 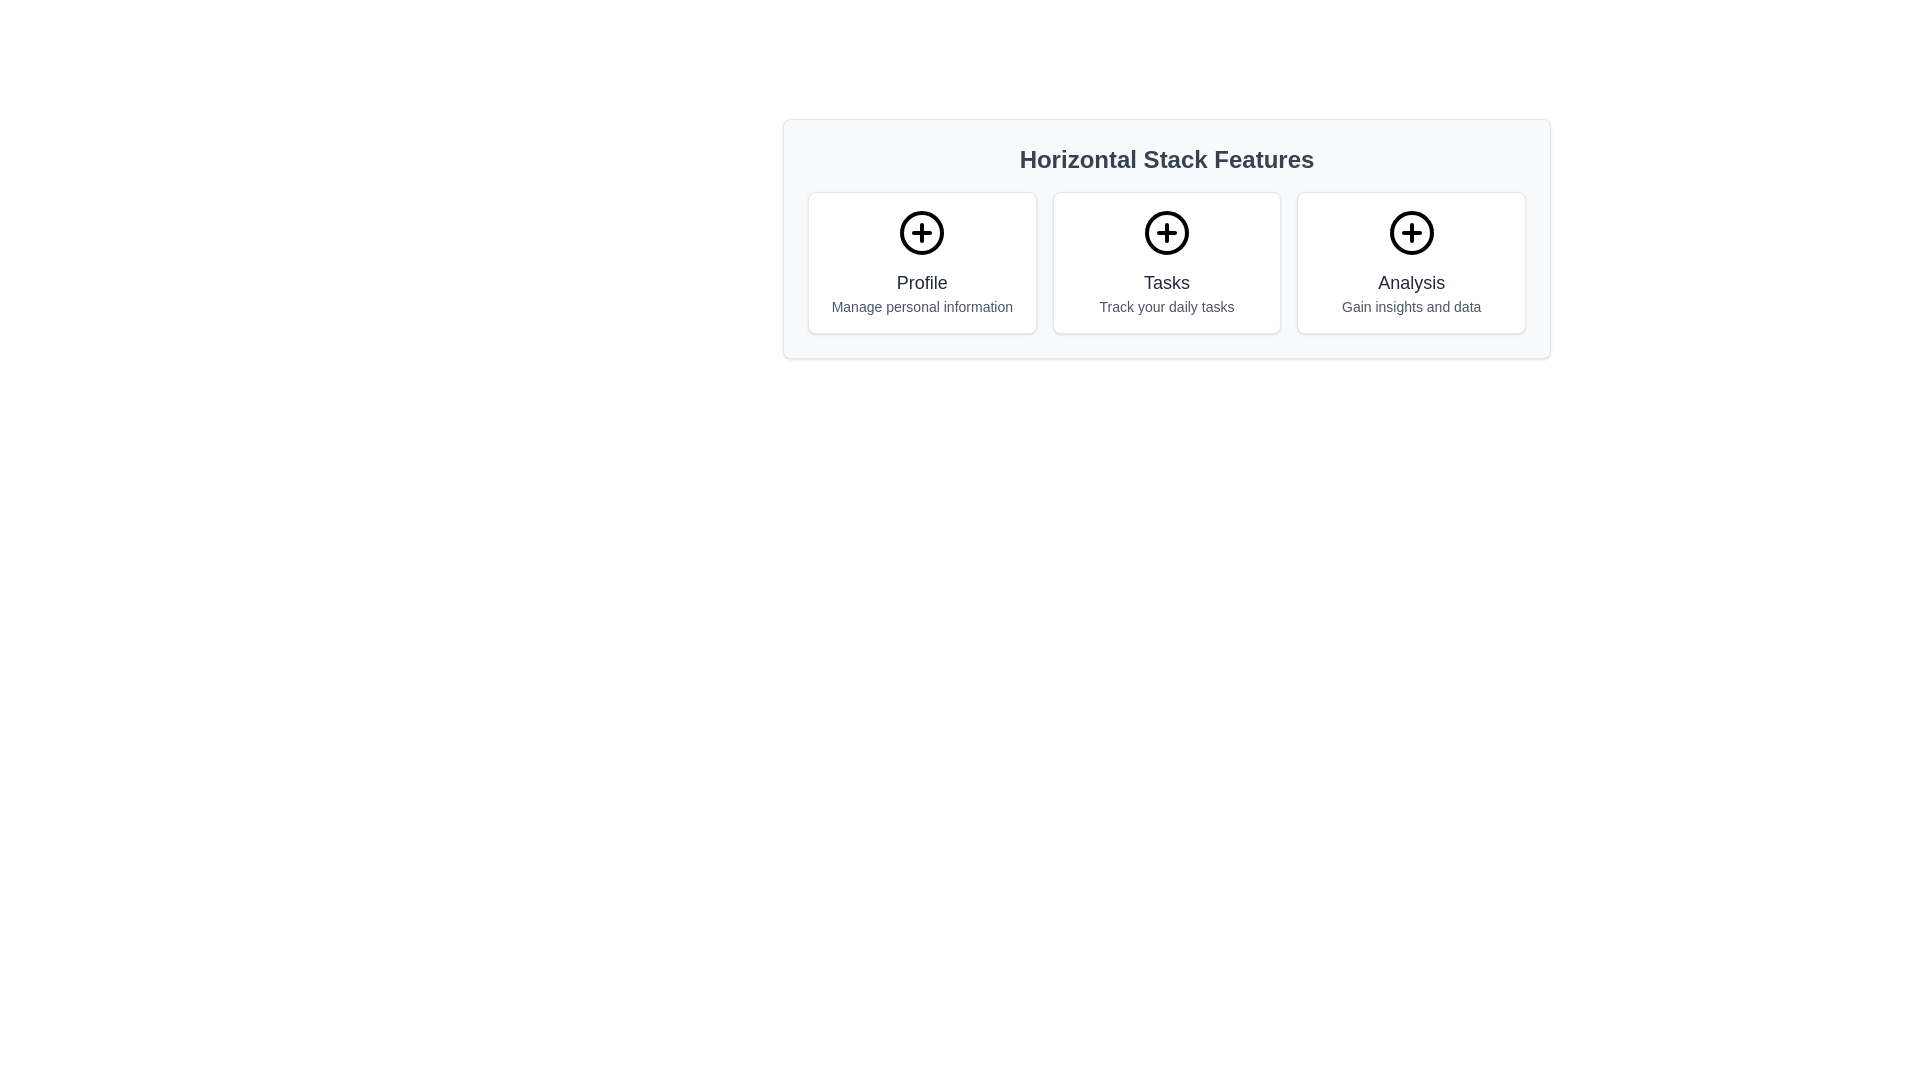 What do you see at coordinates (1166, 238) in the screenshot?
I see `descriptions in the section titled 'Horizontal Stack Features', which contains three horizontally aligned cards with the middle card labeled 'Tasks'` at bounding box center [1166, 238].